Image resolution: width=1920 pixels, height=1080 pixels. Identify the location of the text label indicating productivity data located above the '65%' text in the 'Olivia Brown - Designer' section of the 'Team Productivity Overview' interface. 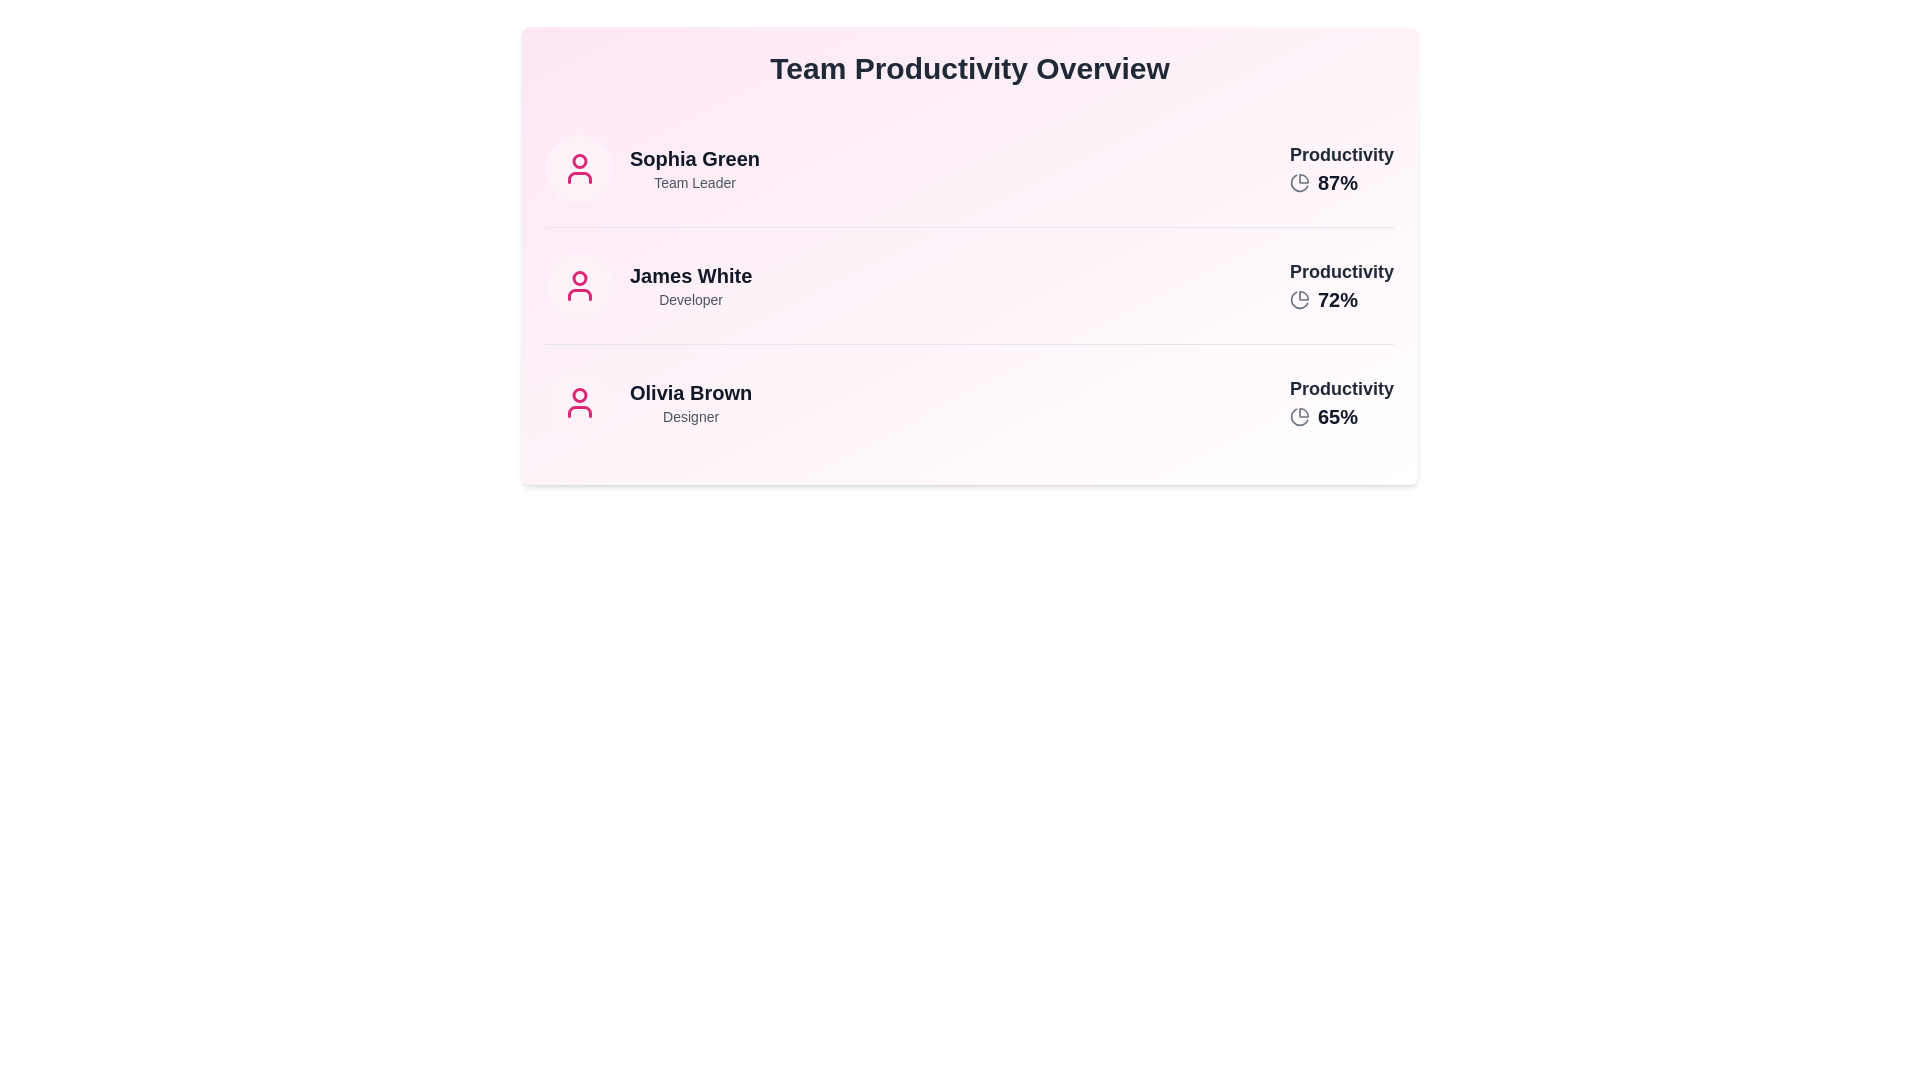
(1341, 389).